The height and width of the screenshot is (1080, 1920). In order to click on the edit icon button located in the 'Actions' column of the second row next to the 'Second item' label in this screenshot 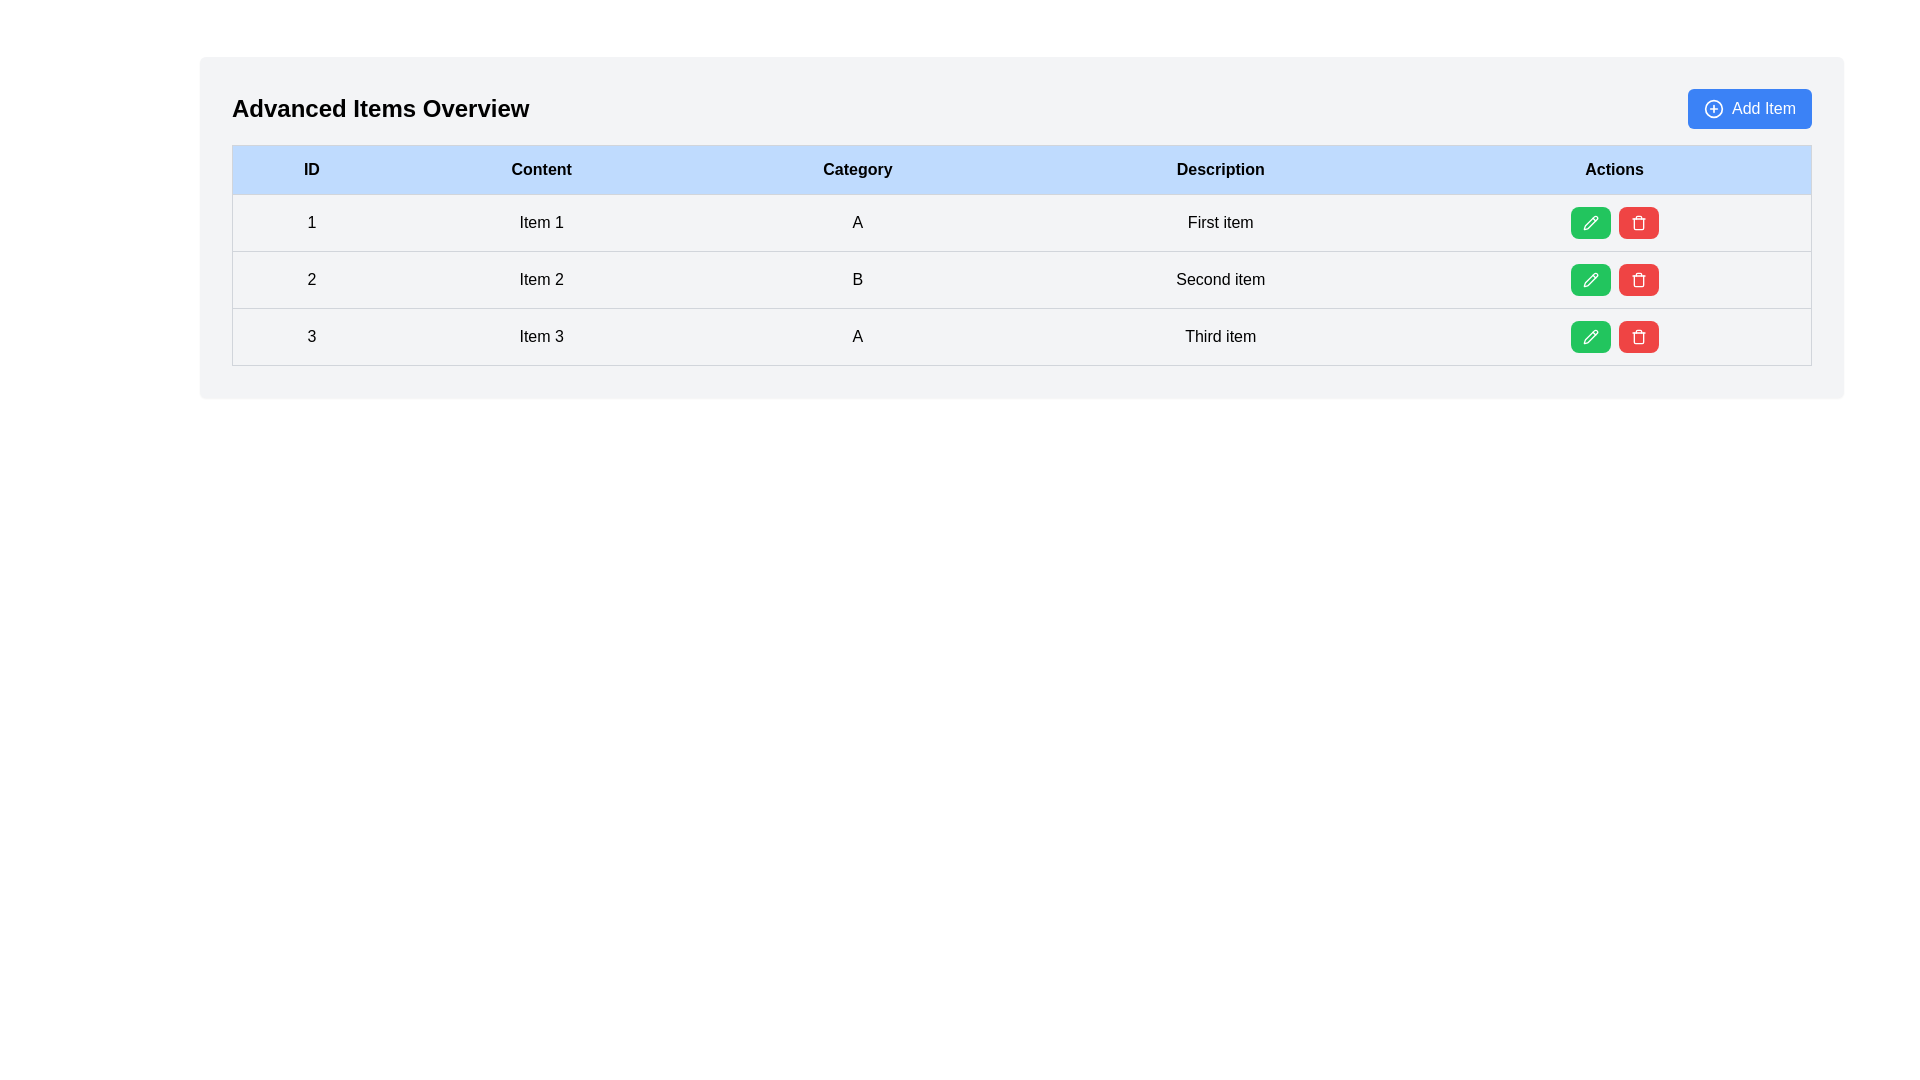, I will do `click(1589, 280)`.